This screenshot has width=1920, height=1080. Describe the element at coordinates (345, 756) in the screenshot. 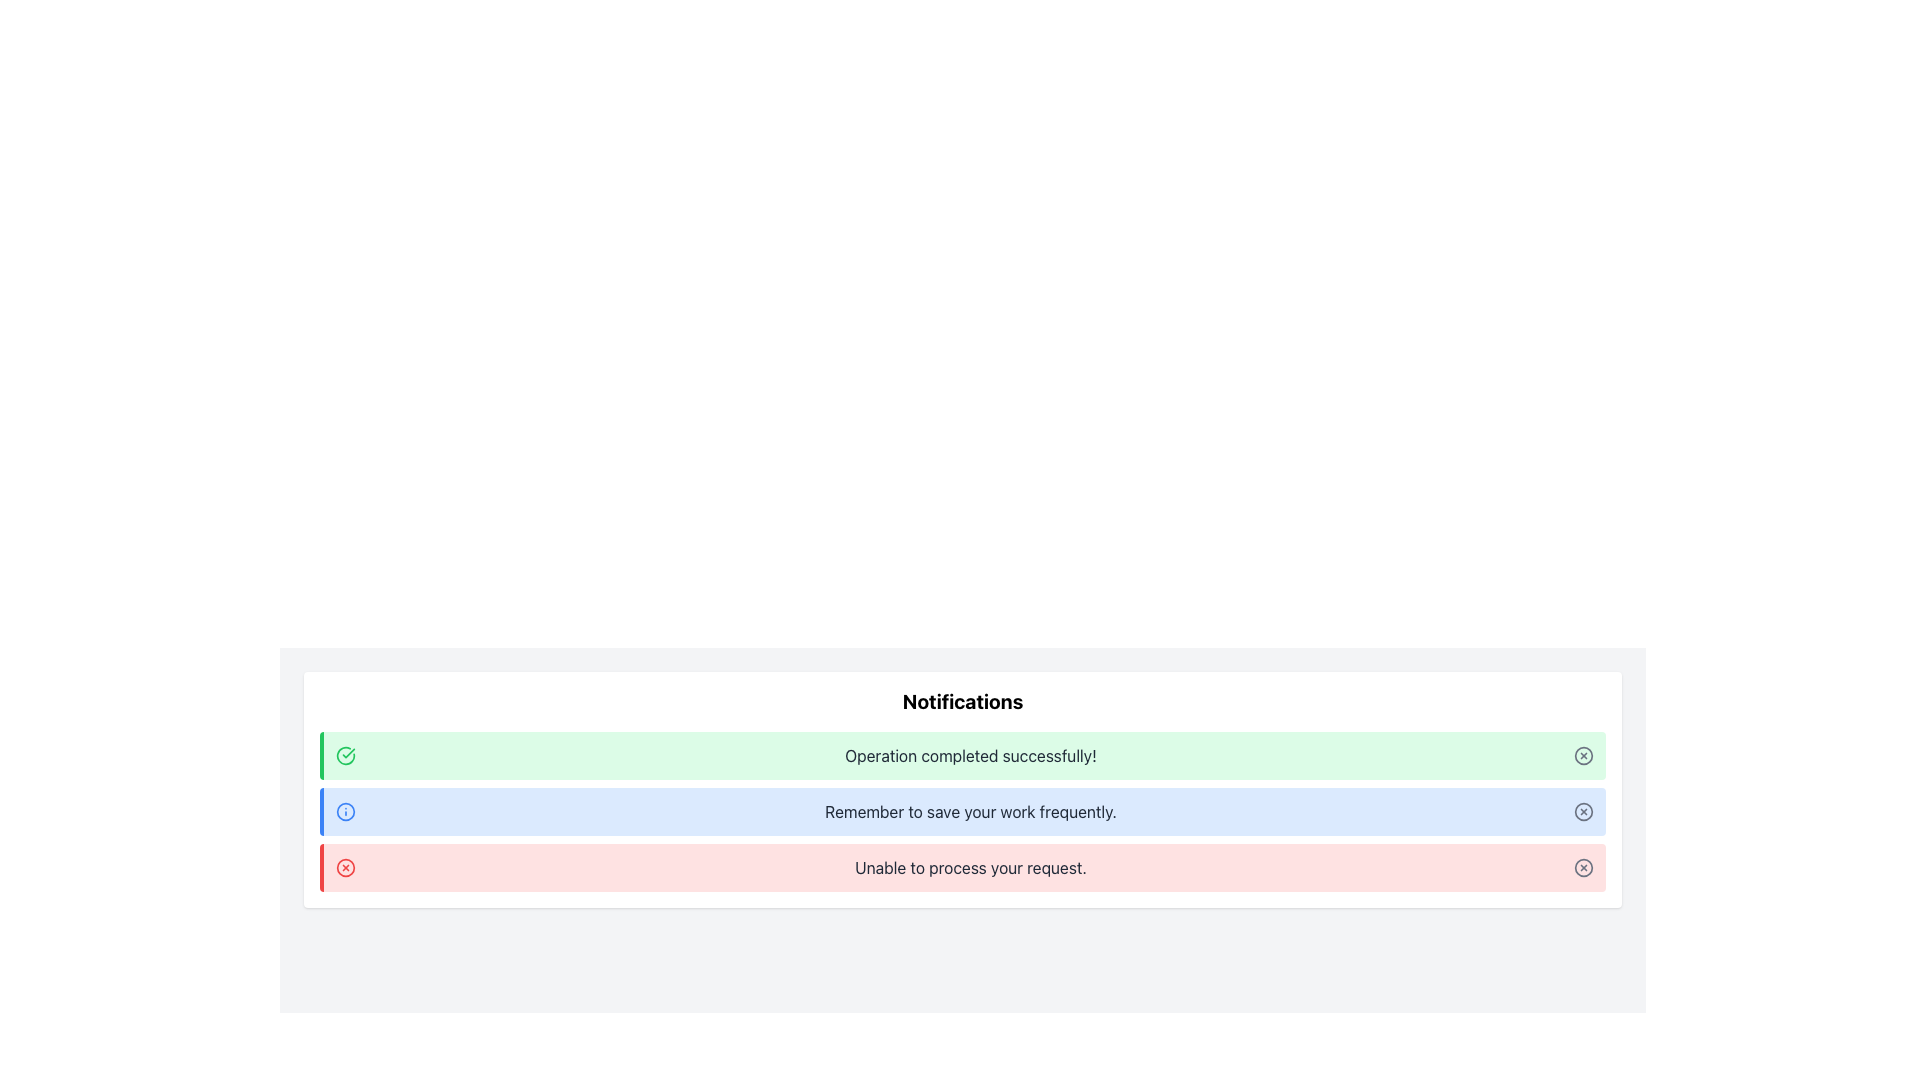

I see `the leftmost circular outline icon with a green checkmark within the success notification bar at the top of the notifications` at that location.